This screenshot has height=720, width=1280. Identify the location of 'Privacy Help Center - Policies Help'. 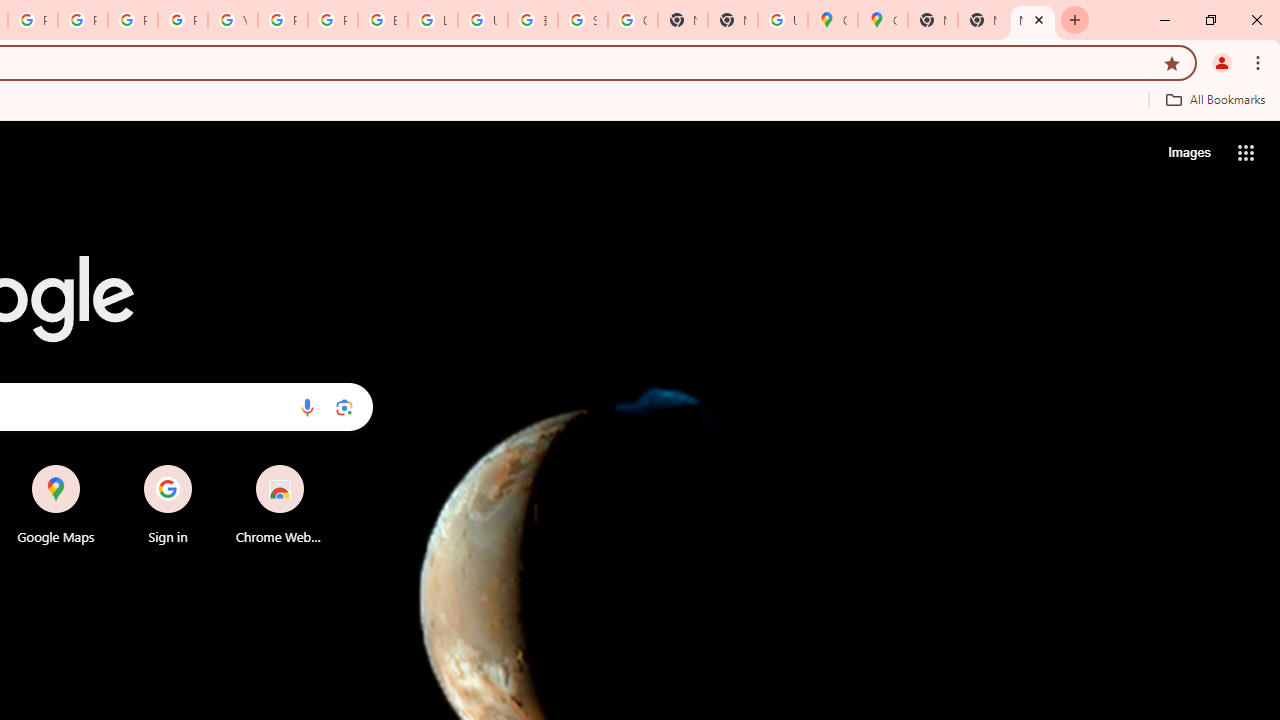
(81, 20).